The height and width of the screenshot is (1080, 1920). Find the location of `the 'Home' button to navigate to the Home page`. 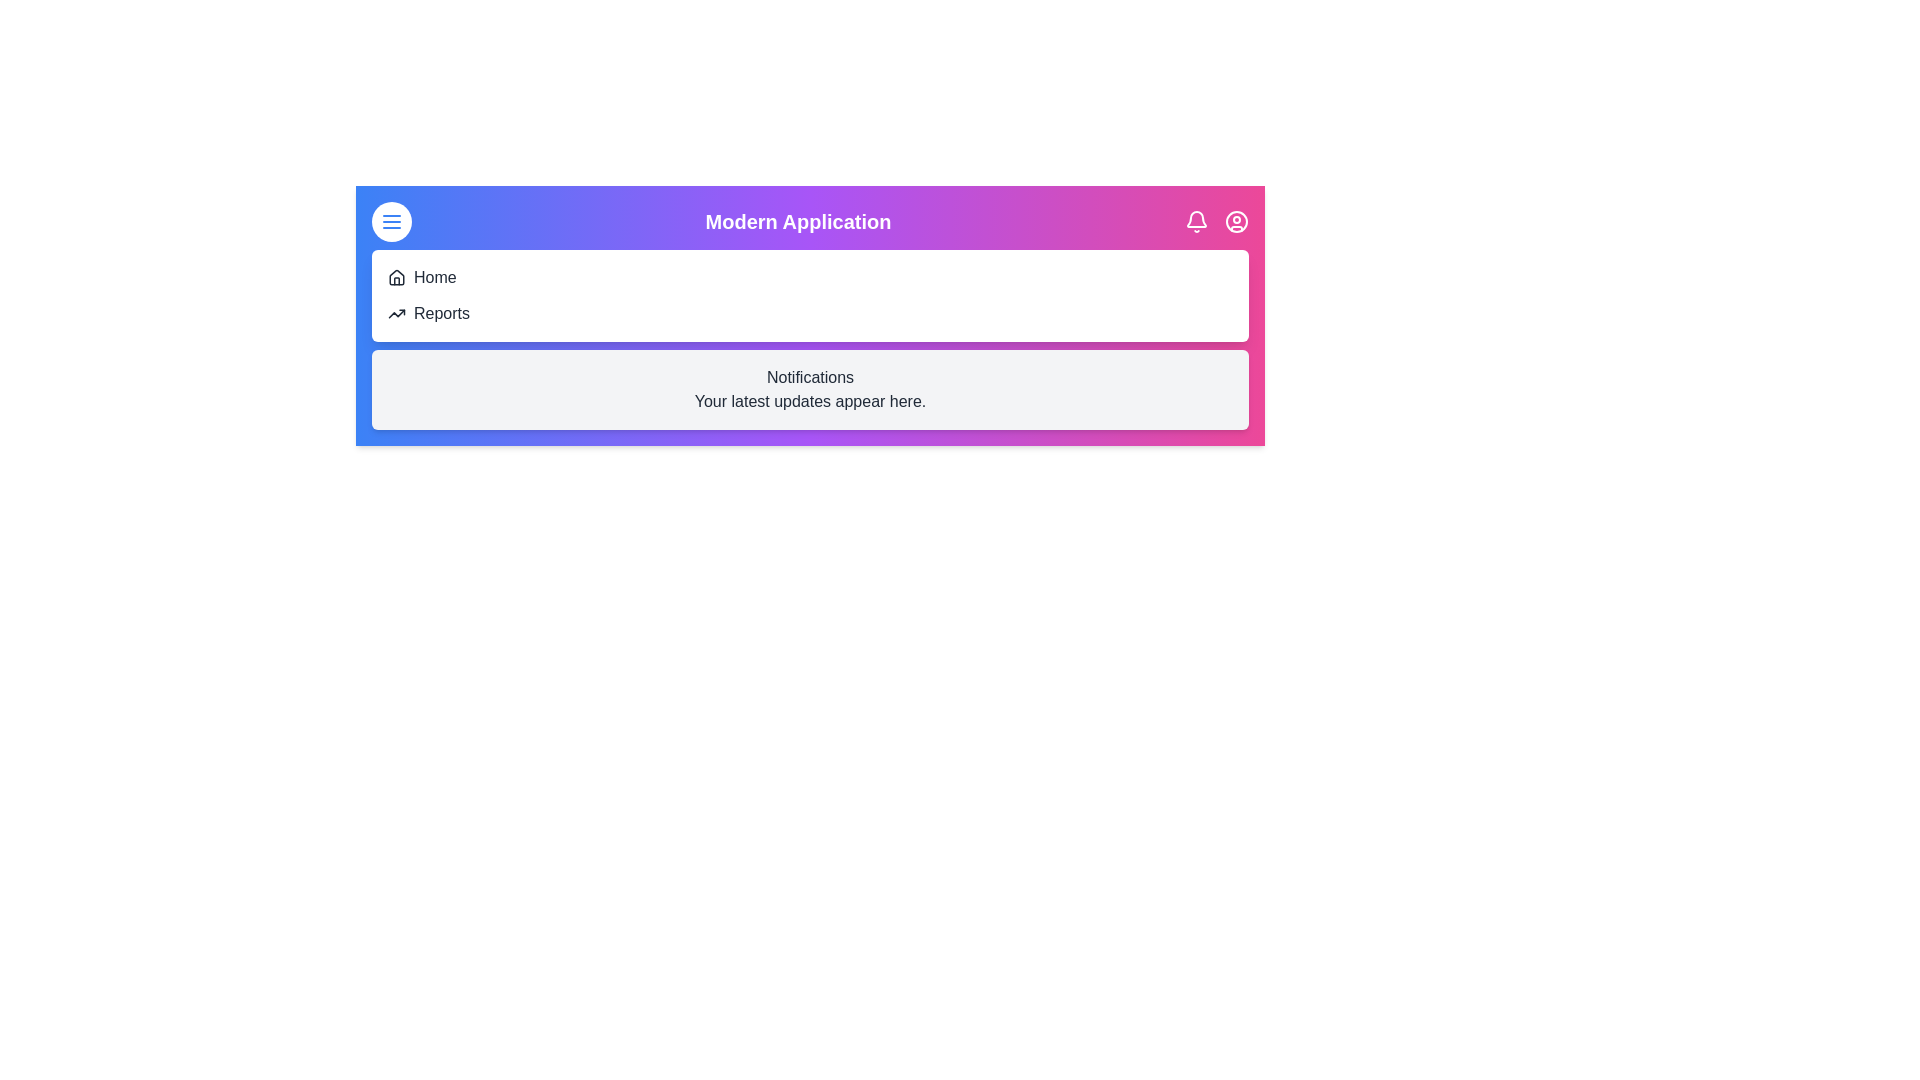

the 'Home' button to navigate to the Home page is located at coordinates (434, 277).